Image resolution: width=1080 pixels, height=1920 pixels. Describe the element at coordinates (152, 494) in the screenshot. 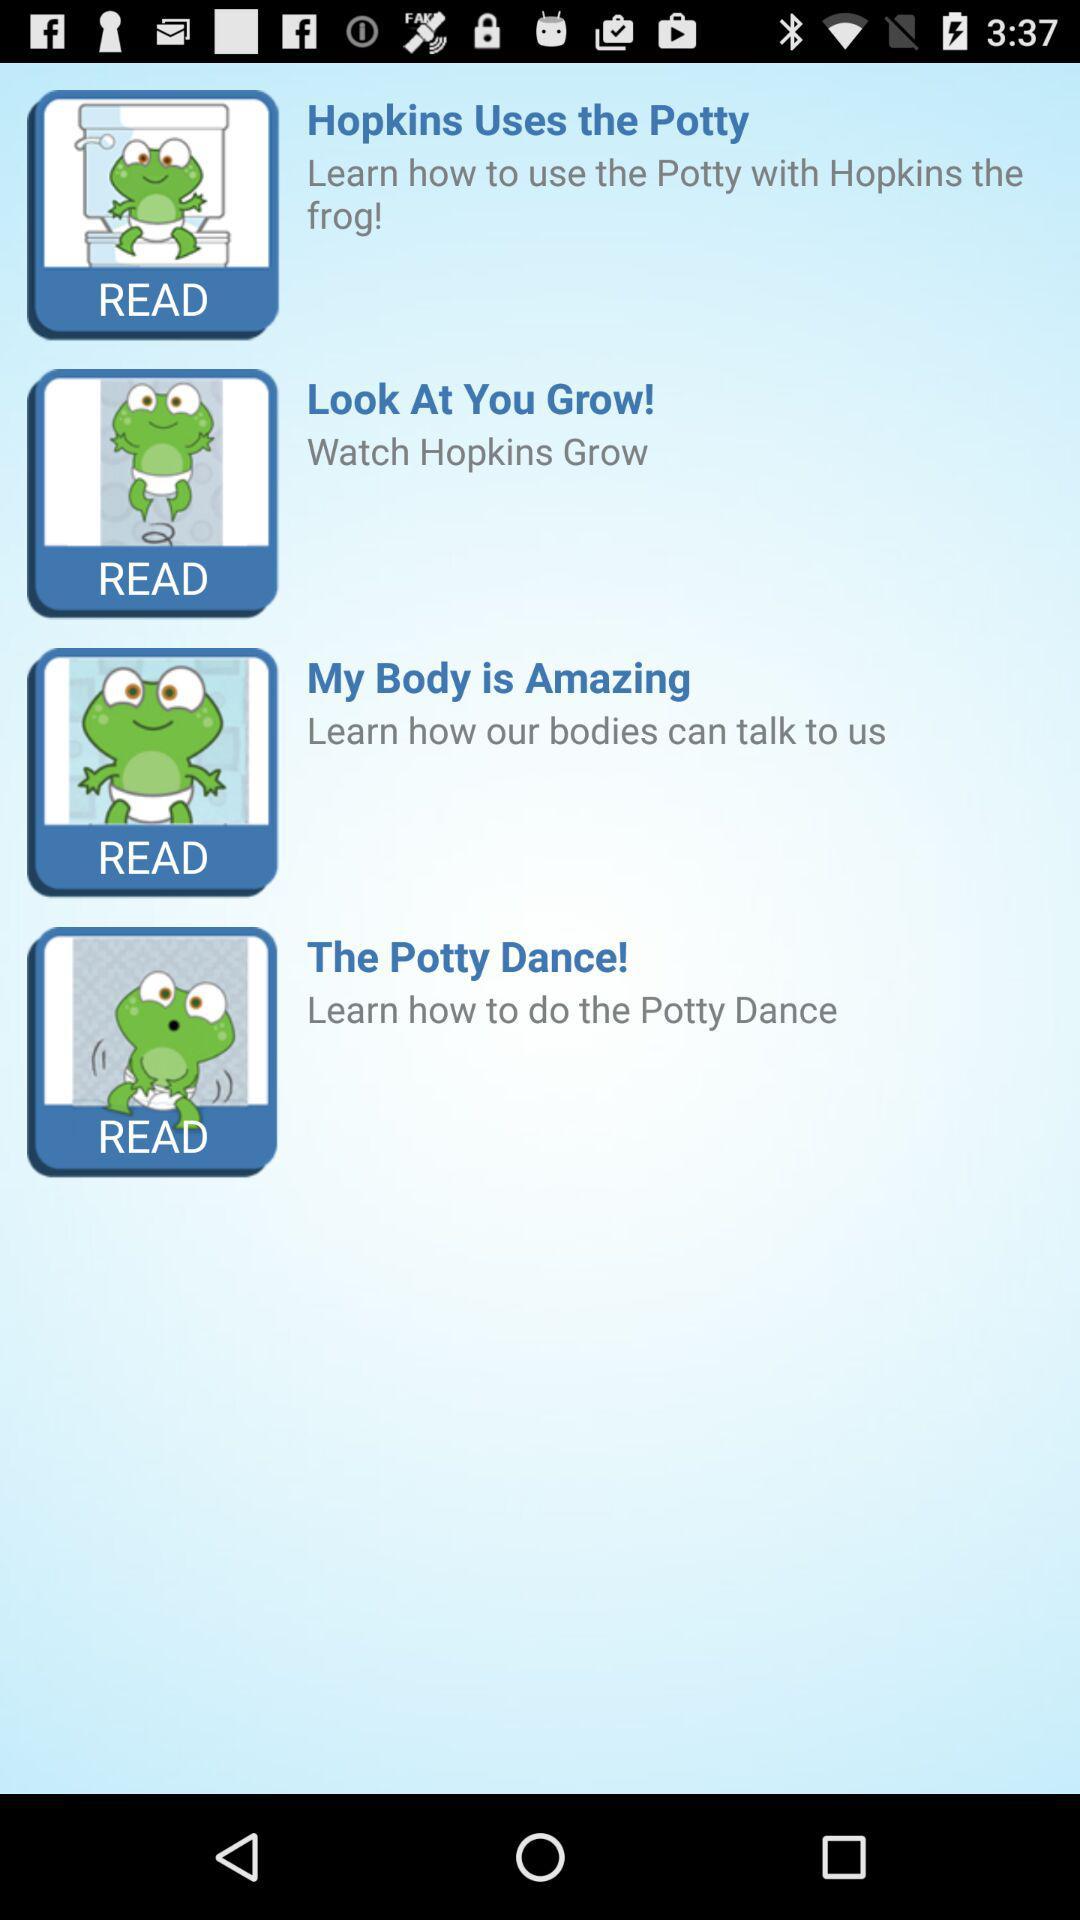

I see `item next to the look at you icon` at that location.